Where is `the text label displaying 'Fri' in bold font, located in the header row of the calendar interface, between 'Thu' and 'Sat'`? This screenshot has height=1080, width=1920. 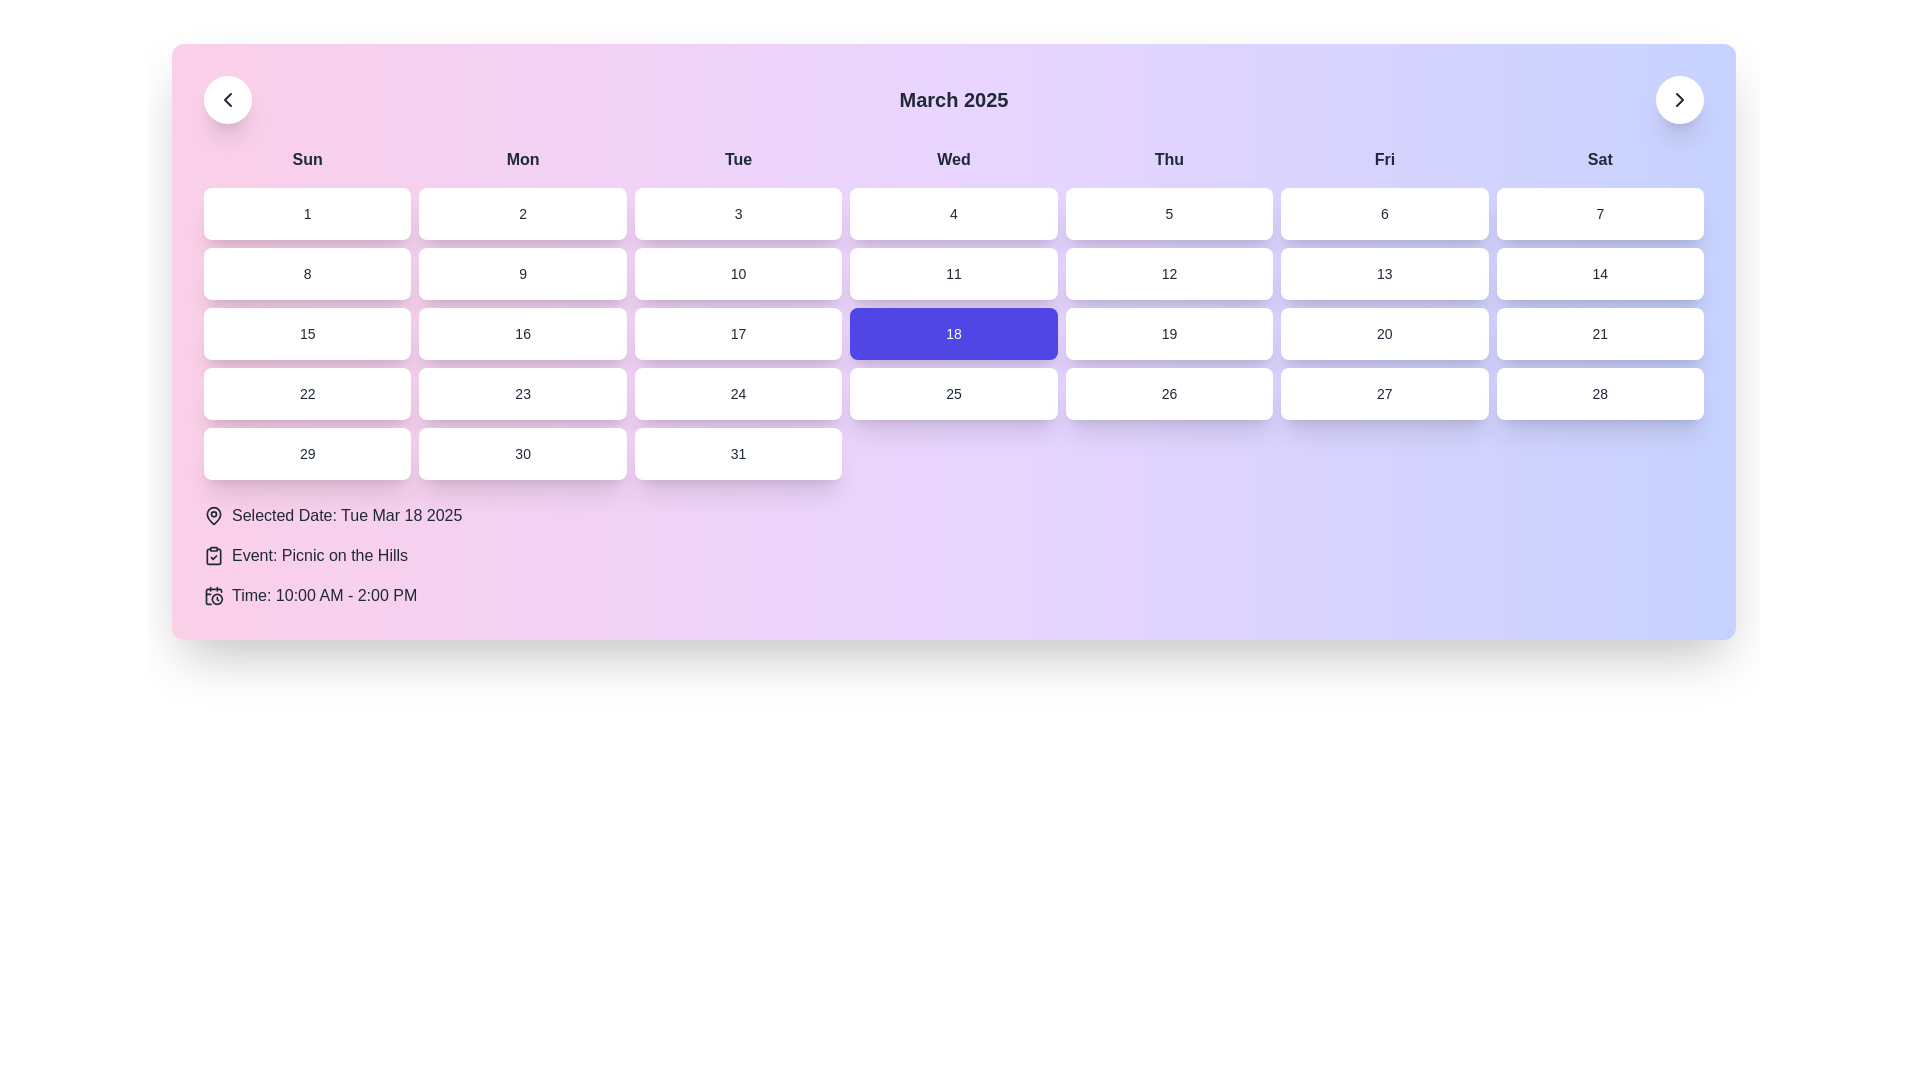 the text label displaying 'Fri' in bold font, located in the header row of the calendar interface, between 'Thu' and 'Sat' is located at coordinates (1383, 158).